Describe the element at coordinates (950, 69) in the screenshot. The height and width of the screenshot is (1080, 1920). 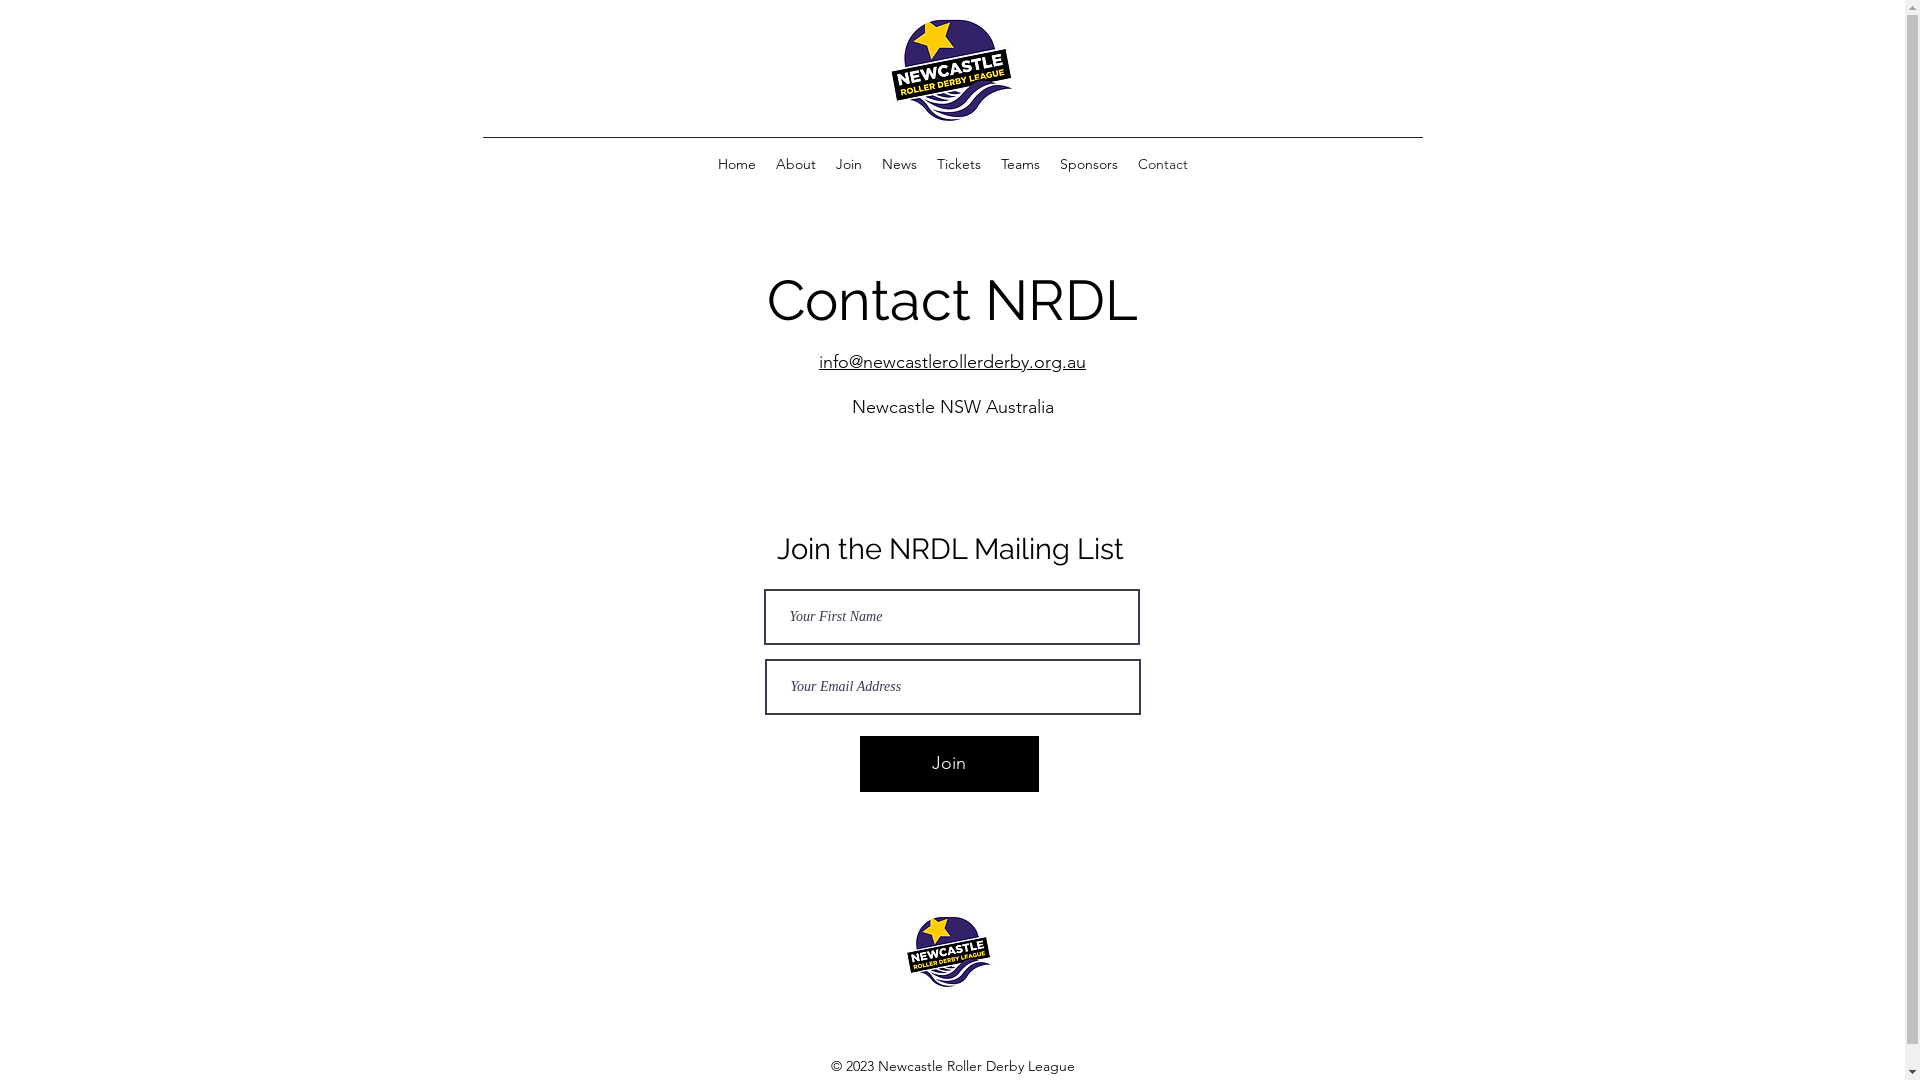
I see `'NRDL-Logo-Cut-out-1024x833.png'` at that location.